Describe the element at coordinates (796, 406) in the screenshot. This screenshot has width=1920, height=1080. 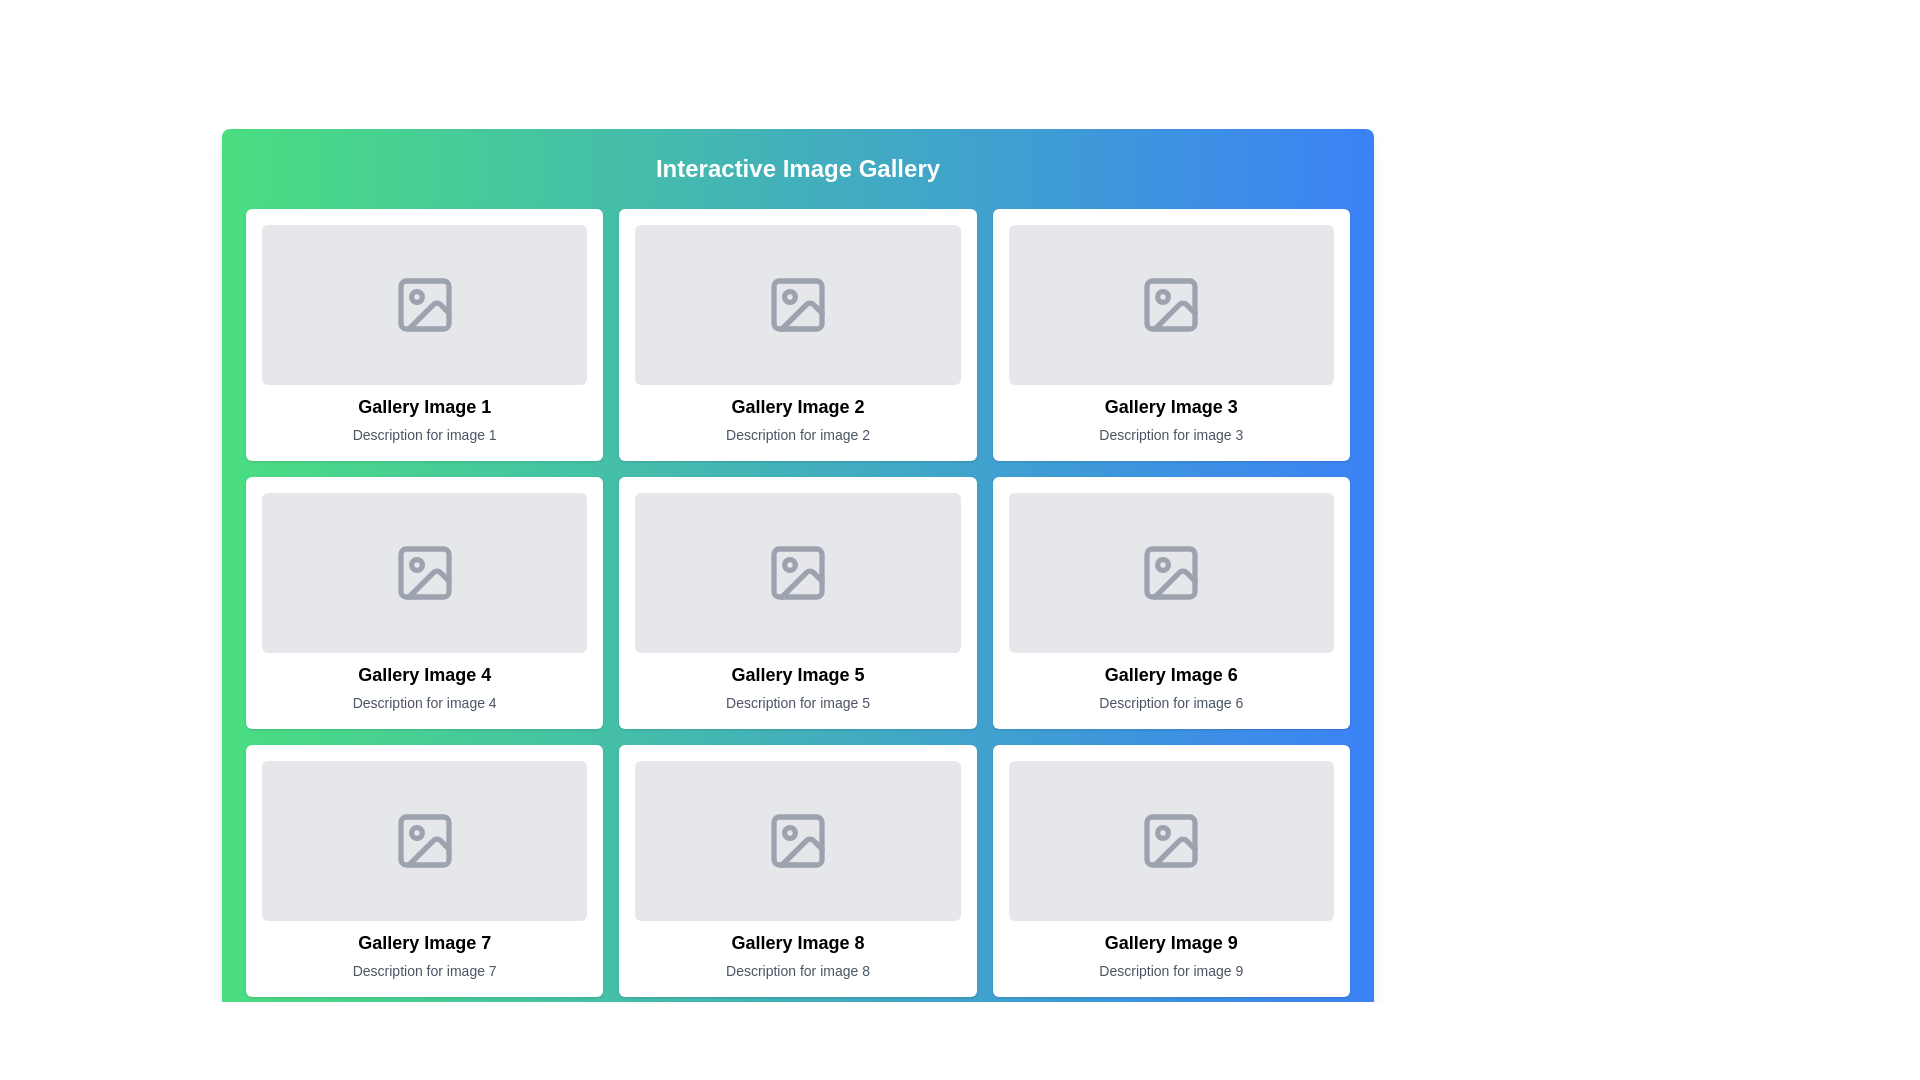
I see `text label that serves as the title of the gallery item, positioned in the middle column of the first row, below the gray image placeholder` at that location.